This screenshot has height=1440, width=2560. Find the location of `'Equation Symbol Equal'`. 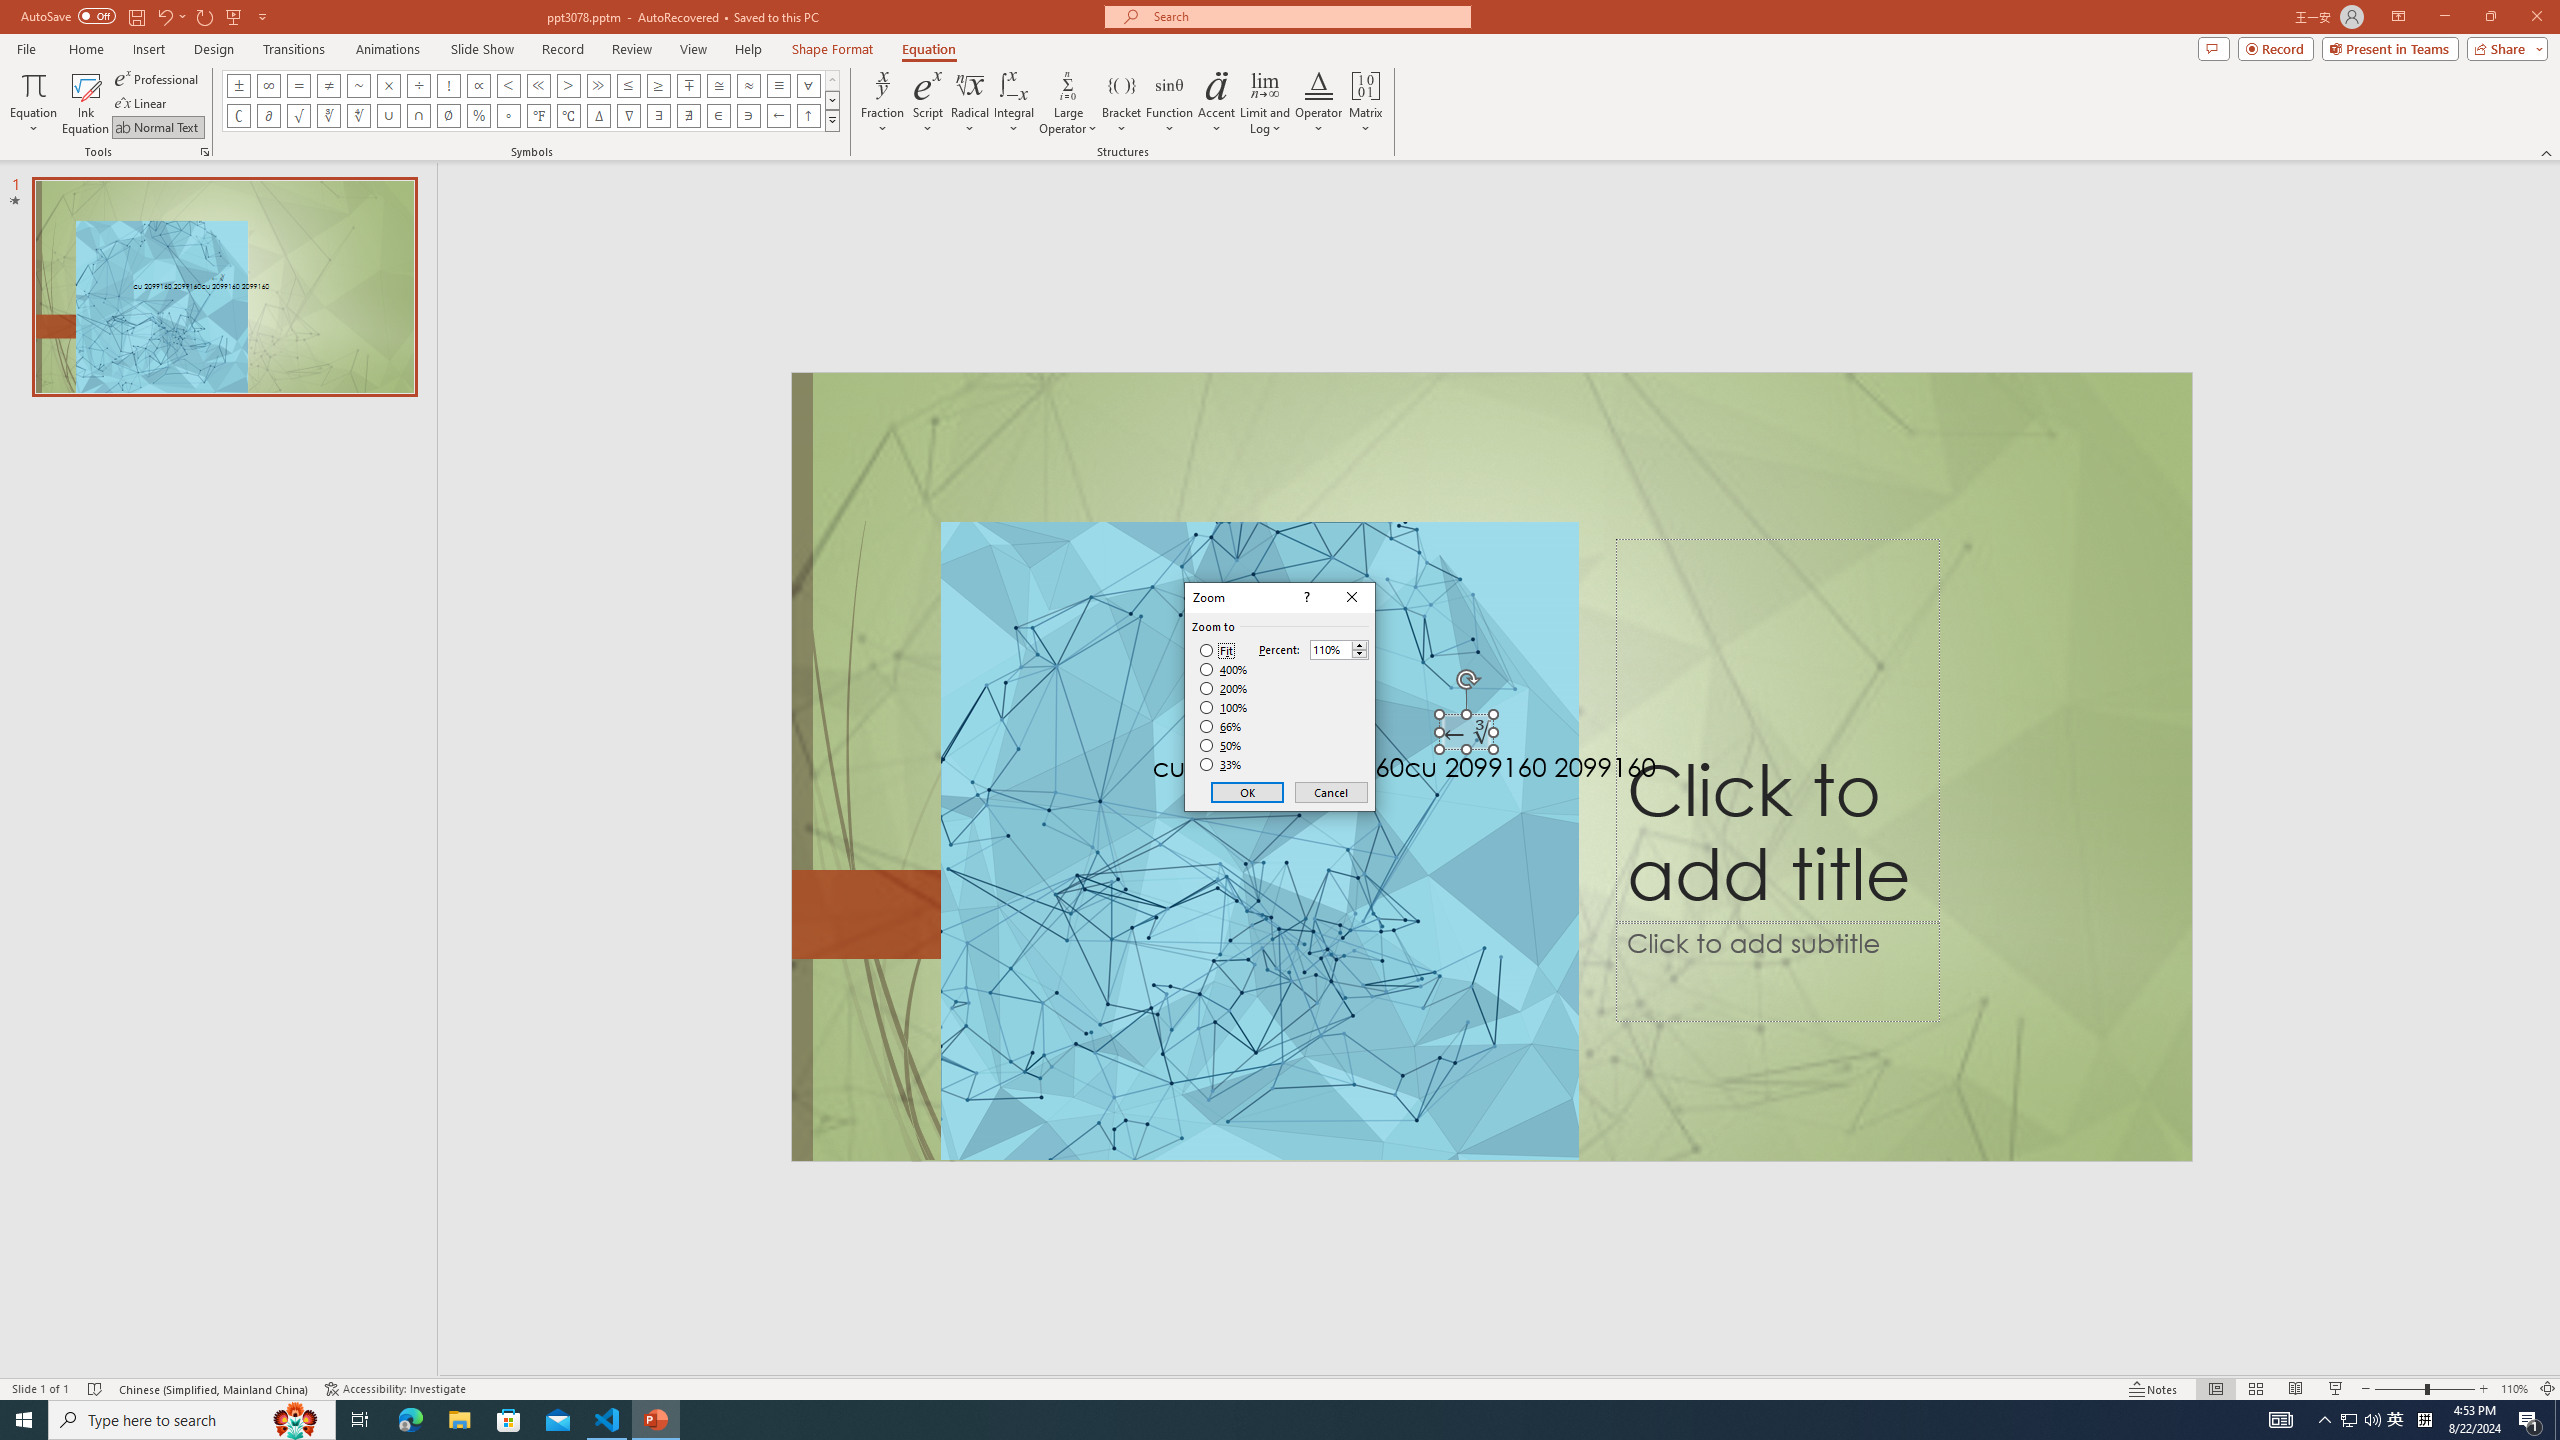

'Equation Symbol Equal' is located at coordinates (298, 84).